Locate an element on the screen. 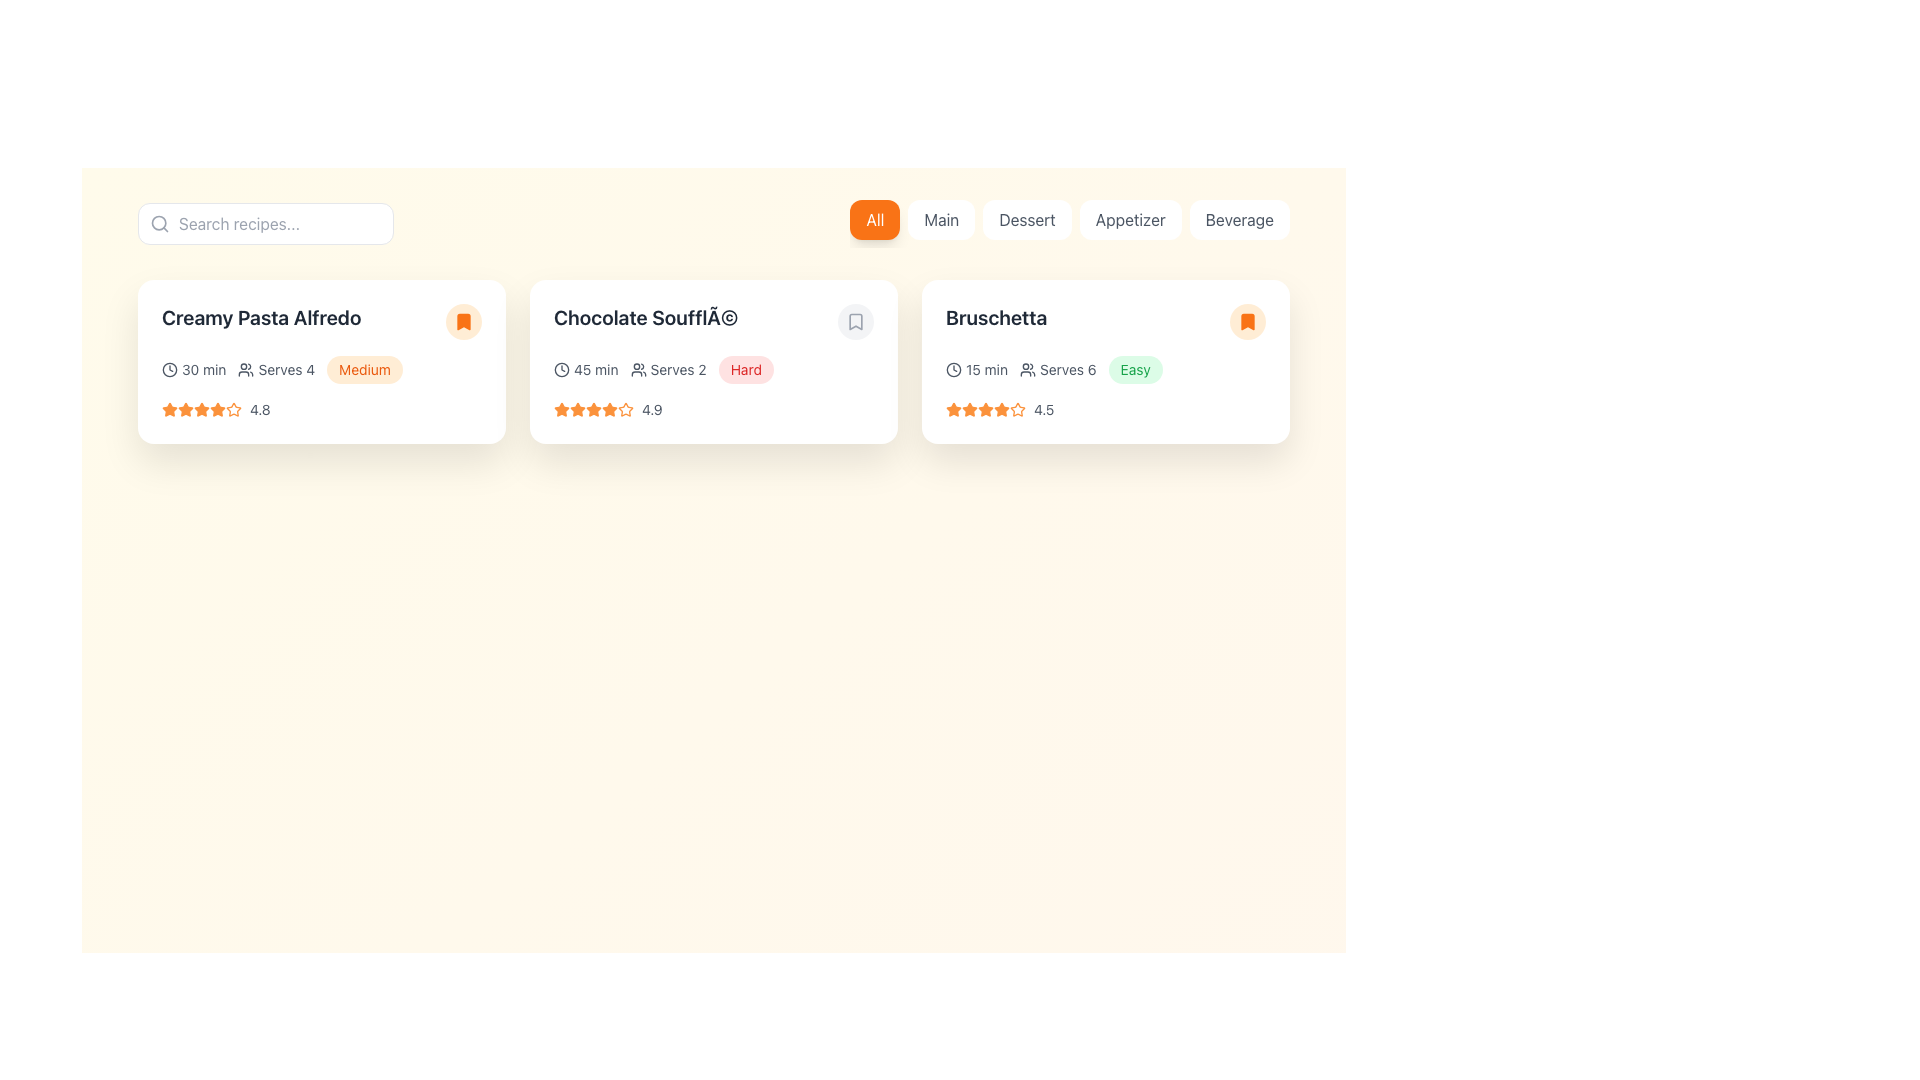 This screenshot has height=1080, width=1920. the 'Serves 2' text with icon, which is the second element in a group of three inside a card, located between '45 min' and 'hard' is located at coordinates (668, 370).